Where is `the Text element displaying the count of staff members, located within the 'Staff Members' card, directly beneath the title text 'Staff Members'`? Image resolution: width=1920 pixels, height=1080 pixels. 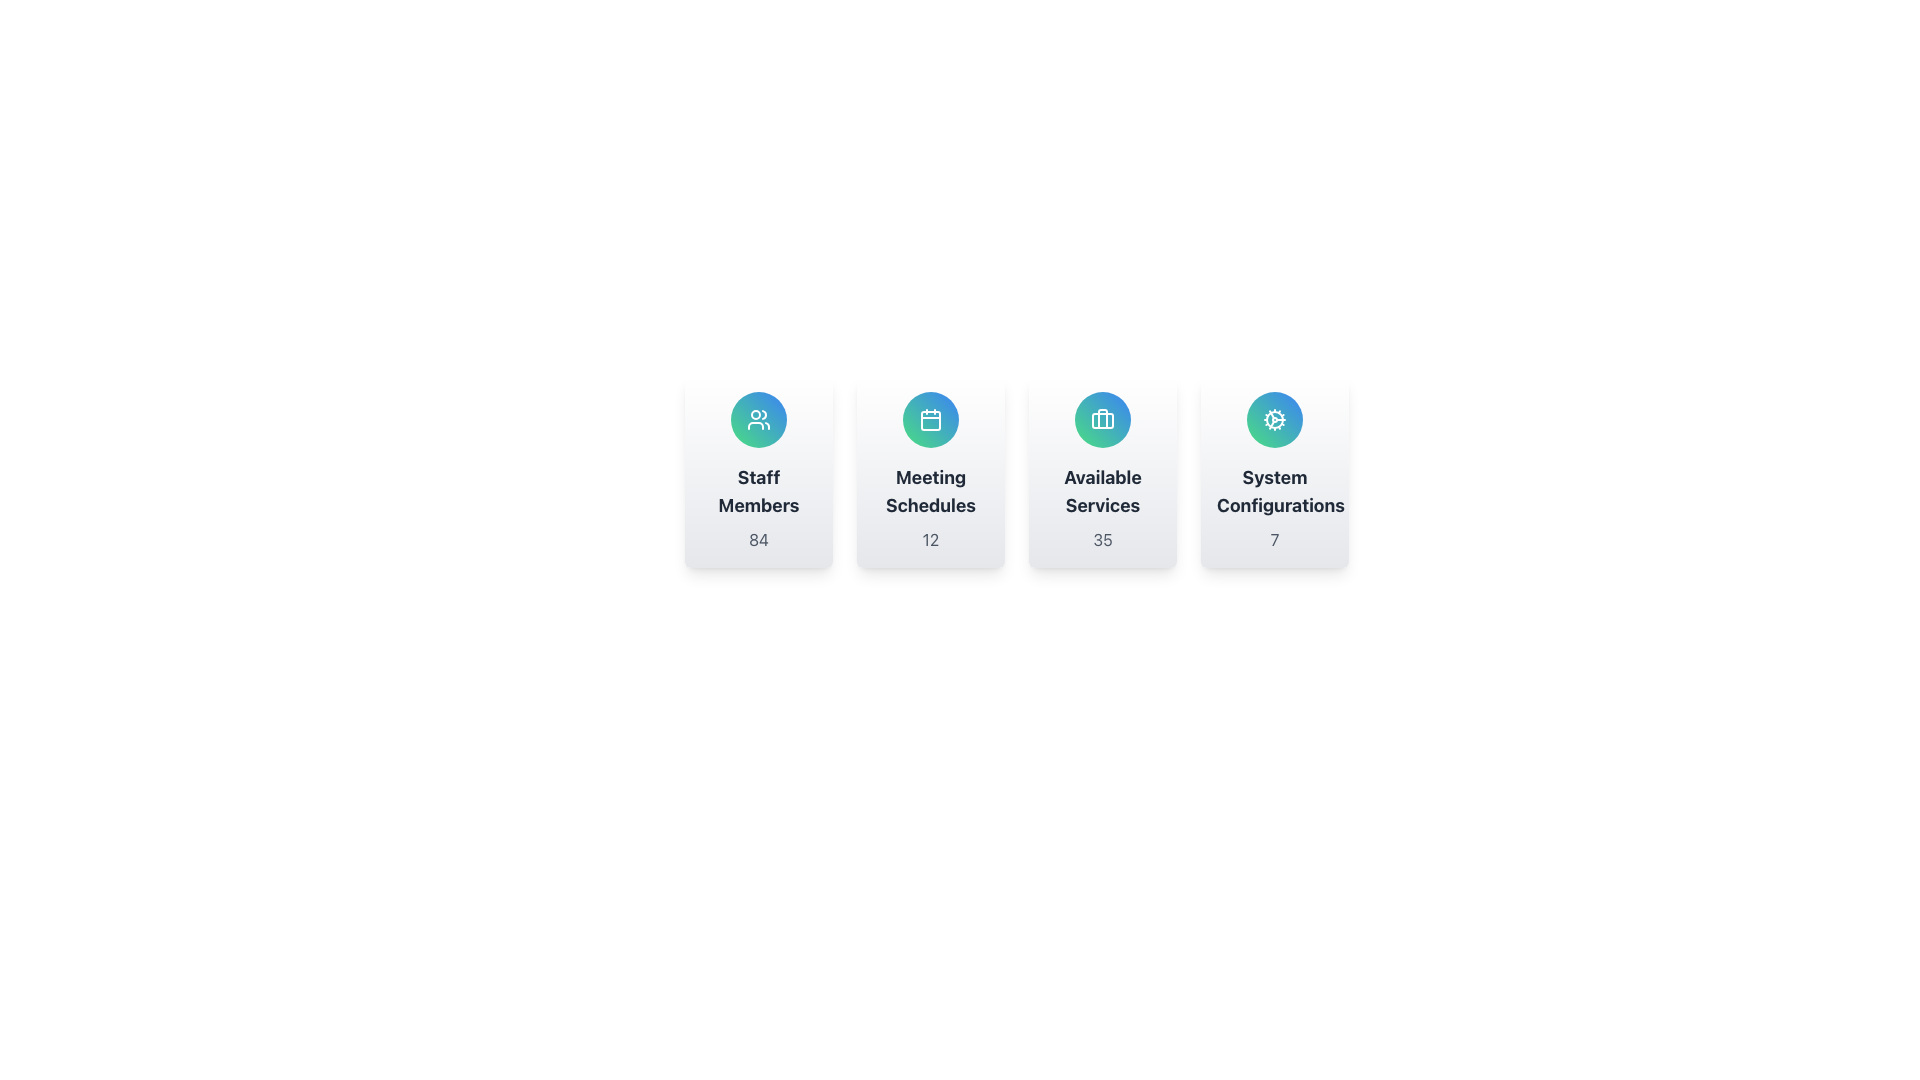 the Text element displaying the count of staff members, located within the 'Staff Members' card, directly beneath the title text 'Staff Members' is located at coordinates (757, 540).